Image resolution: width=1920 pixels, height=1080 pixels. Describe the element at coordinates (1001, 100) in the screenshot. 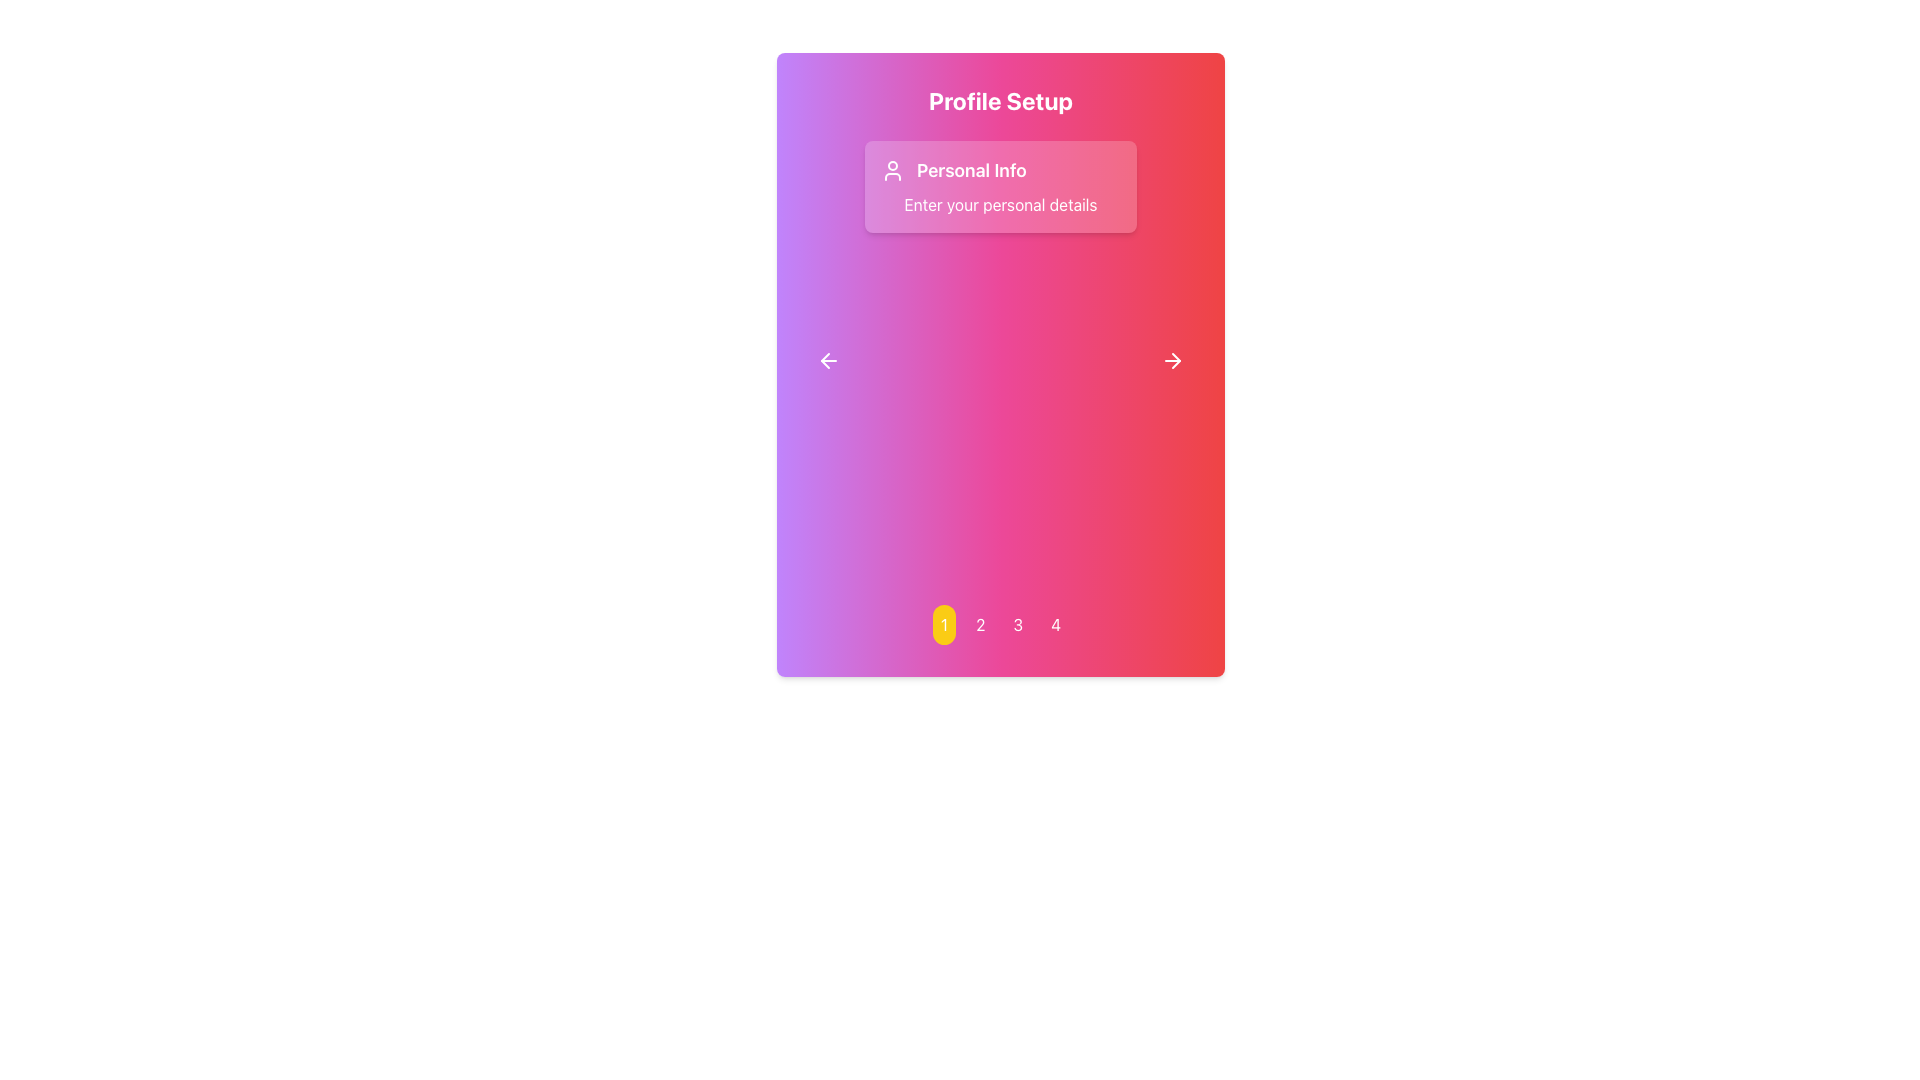

I see `the centered, bold, large text 'Profile Setup' at the top of the gradient-colored box transitioning from purple to red` at that location.